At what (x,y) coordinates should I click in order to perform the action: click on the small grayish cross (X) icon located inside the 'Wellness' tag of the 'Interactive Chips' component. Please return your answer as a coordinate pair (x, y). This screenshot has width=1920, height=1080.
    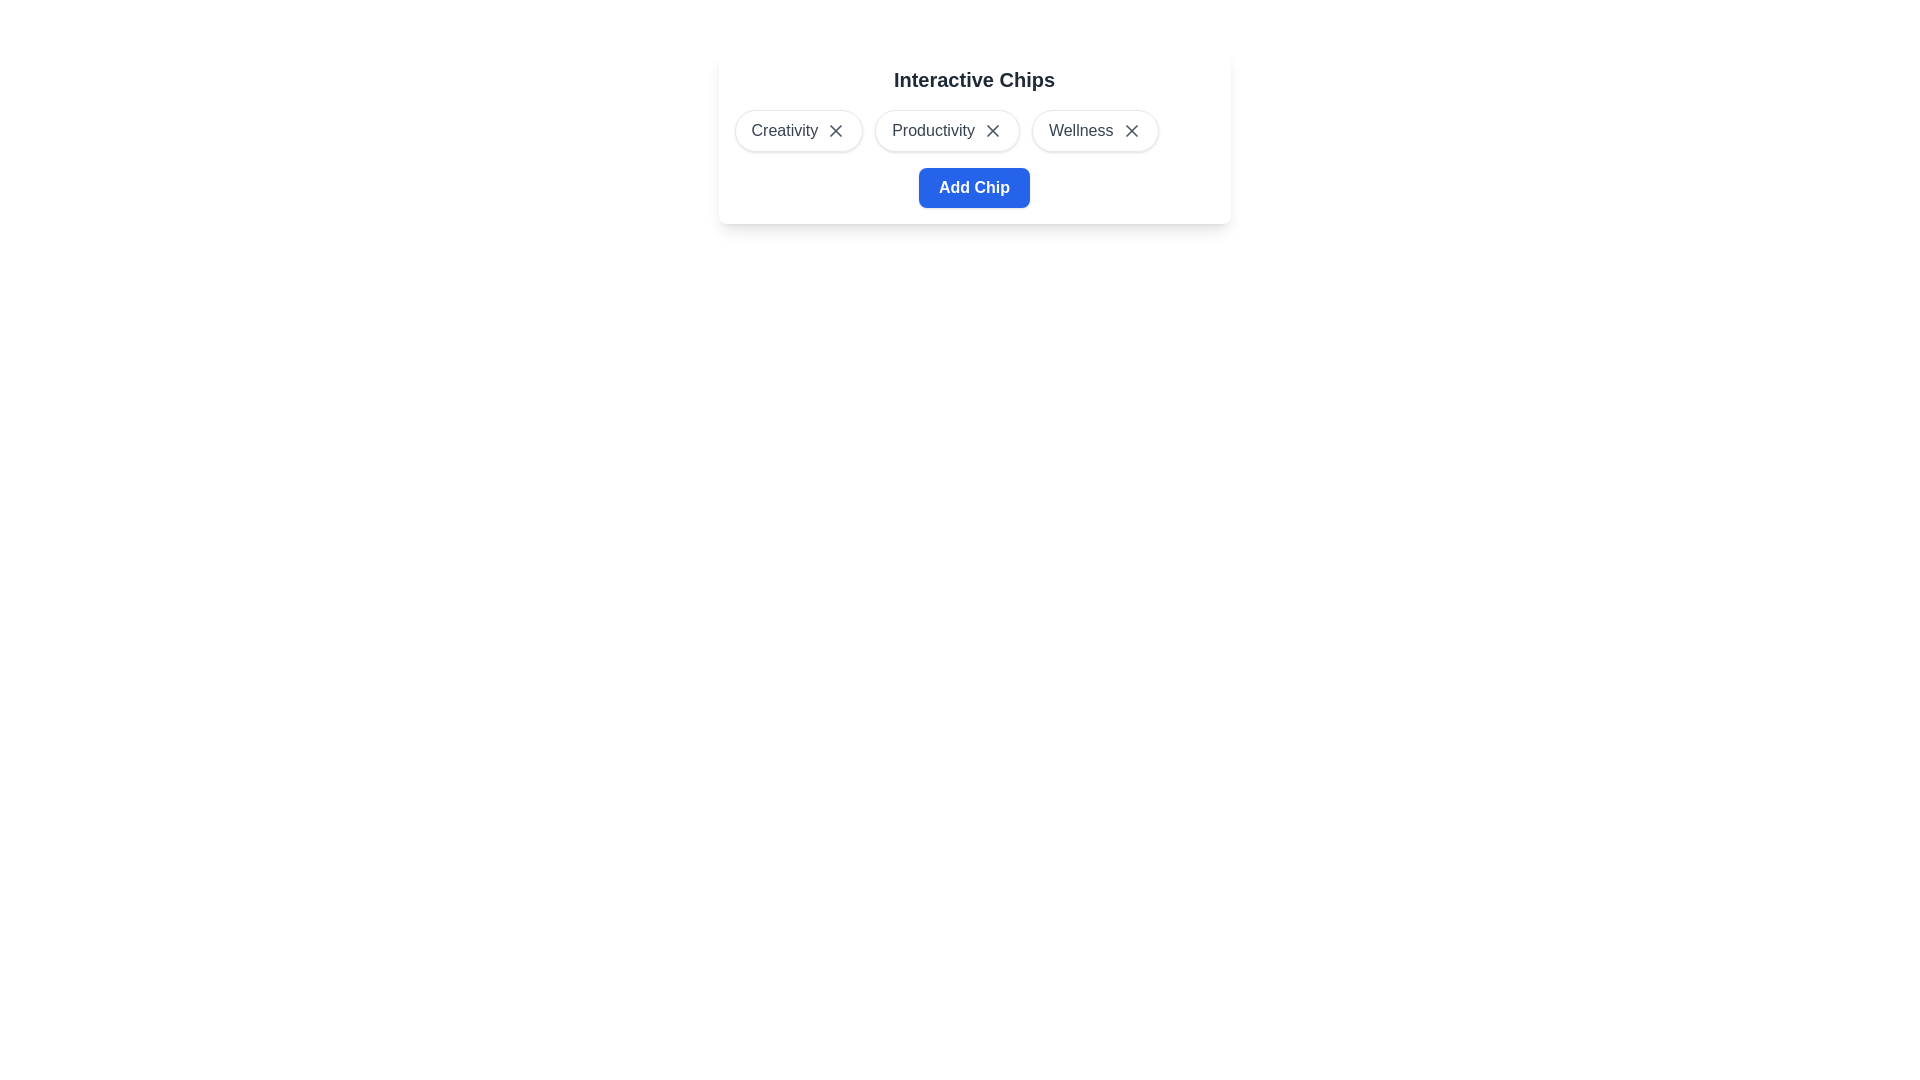
    Looking at the image, I should click on (1131, 131).